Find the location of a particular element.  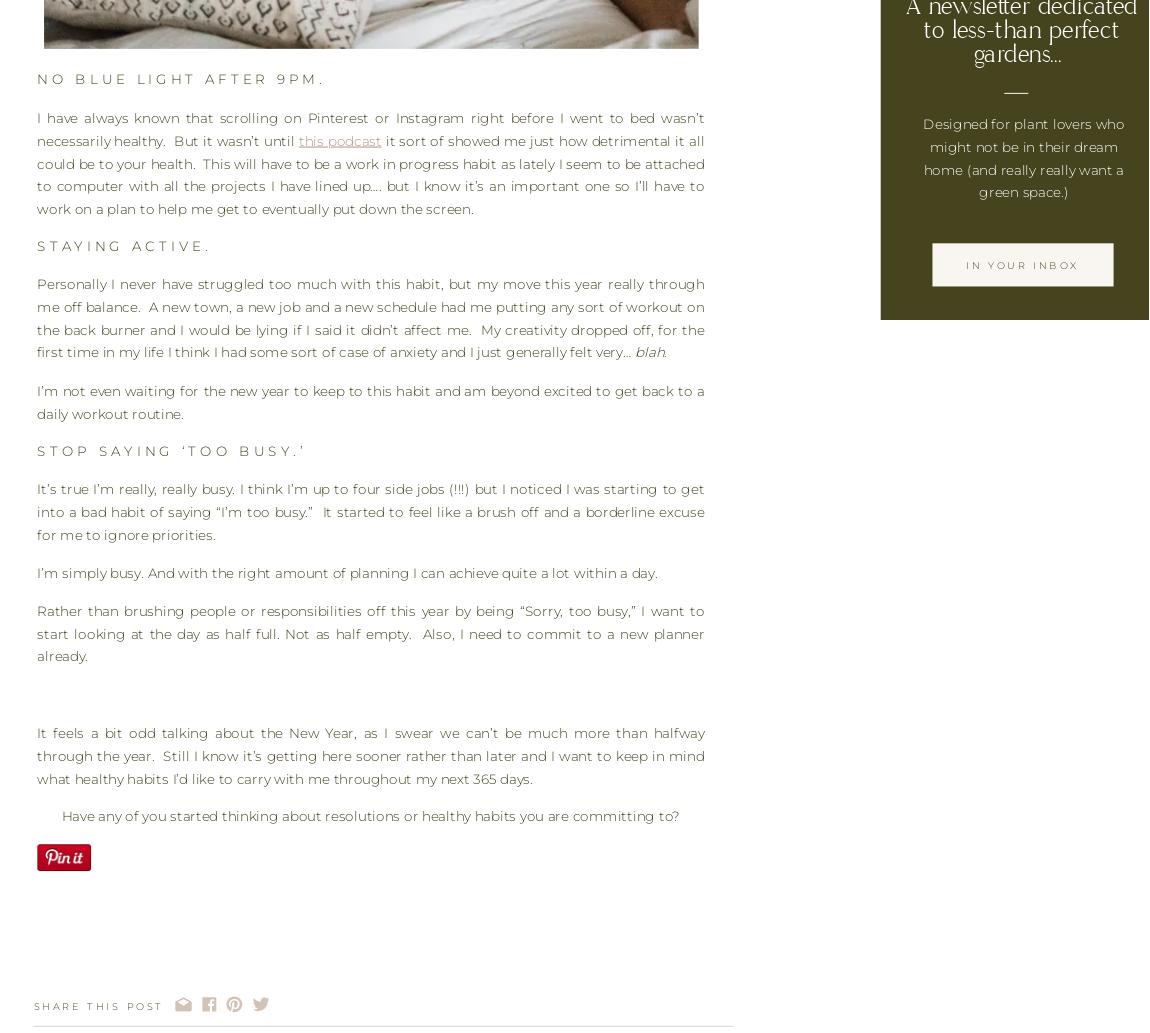

'blah' is located at coordinates (648, 352).